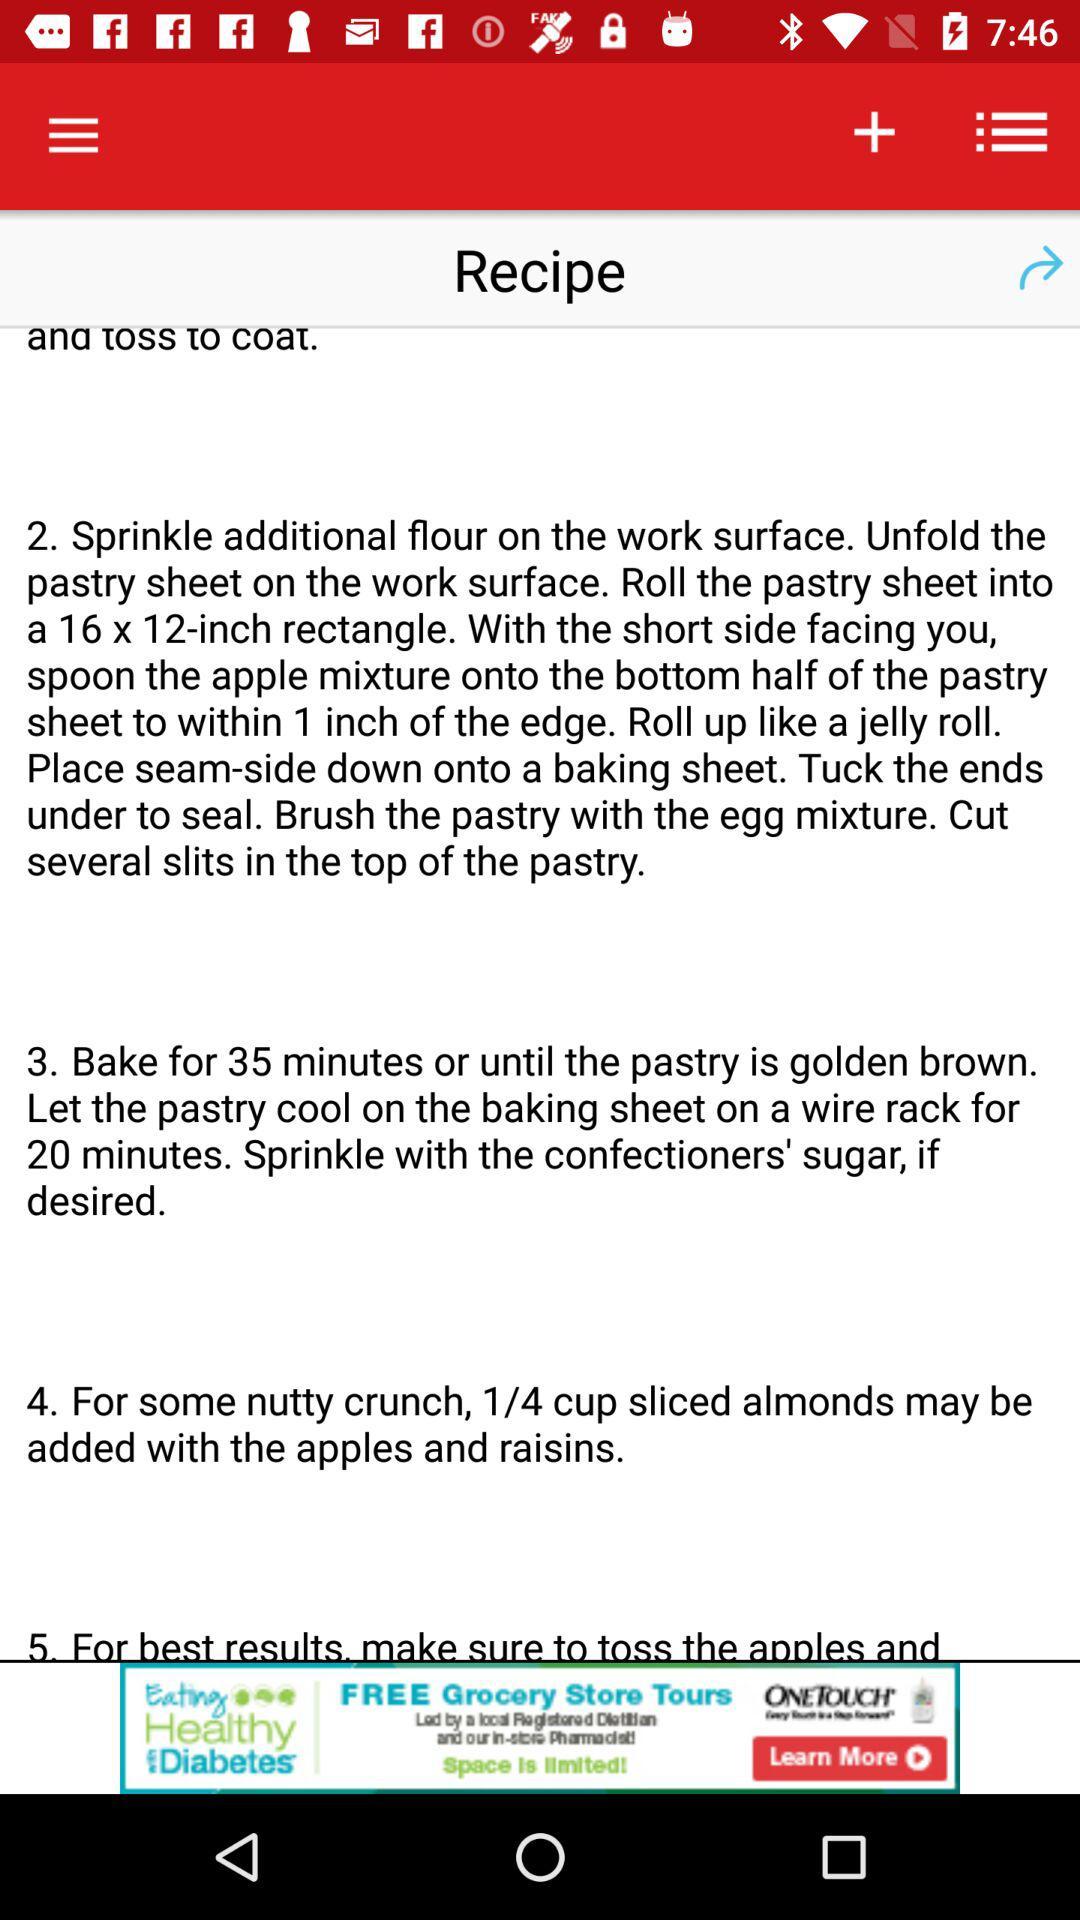 The height and width of the screenshot is (1920, 1080). What do you see at coordinates (1039, 267) in the screenshot?
I see `the redo icon` at bounding box center [1039, 267].